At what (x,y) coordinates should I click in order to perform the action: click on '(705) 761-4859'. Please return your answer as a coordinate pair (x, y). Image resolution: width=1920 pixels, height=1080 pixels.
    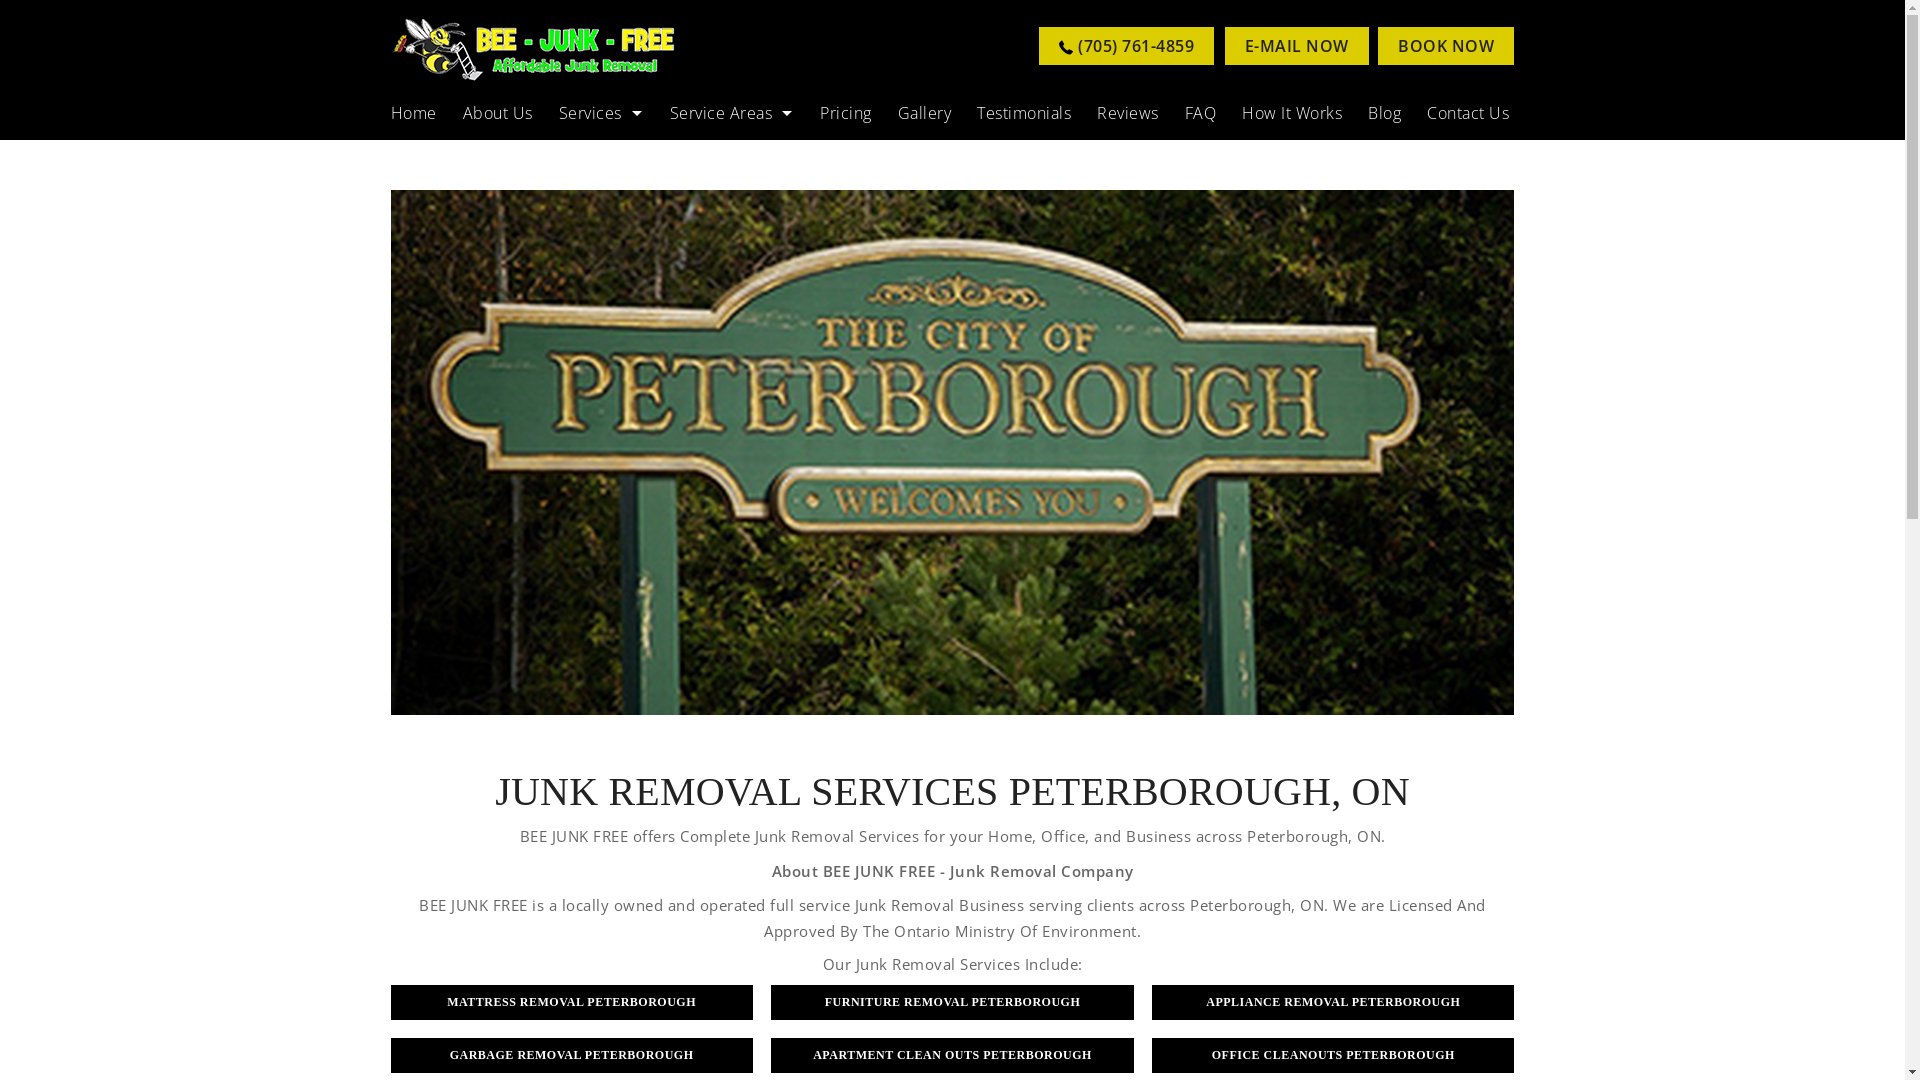
    Looking at the image, I should click on (1038, 45).